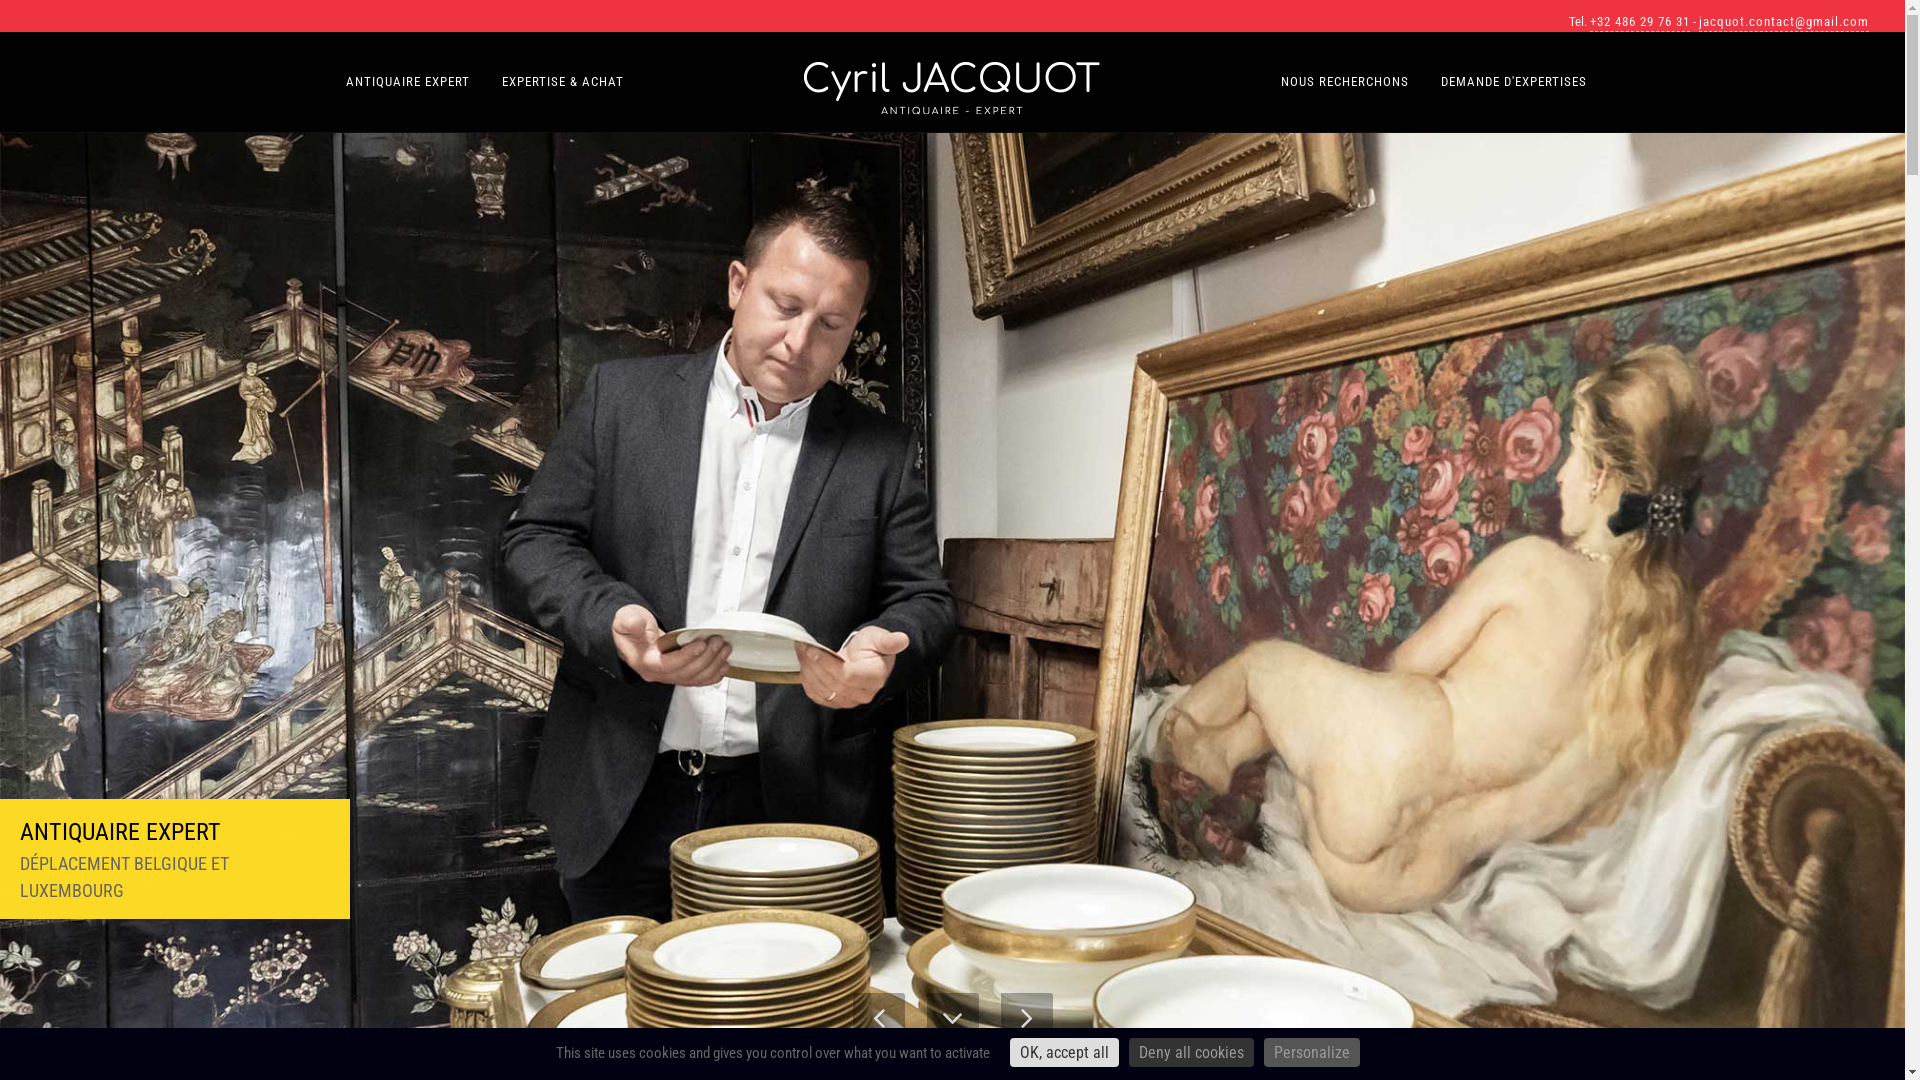 The image size is (1920, 1080). I want to click on 'DEMANDE D'EXPERTISES', so click(1513, 80).